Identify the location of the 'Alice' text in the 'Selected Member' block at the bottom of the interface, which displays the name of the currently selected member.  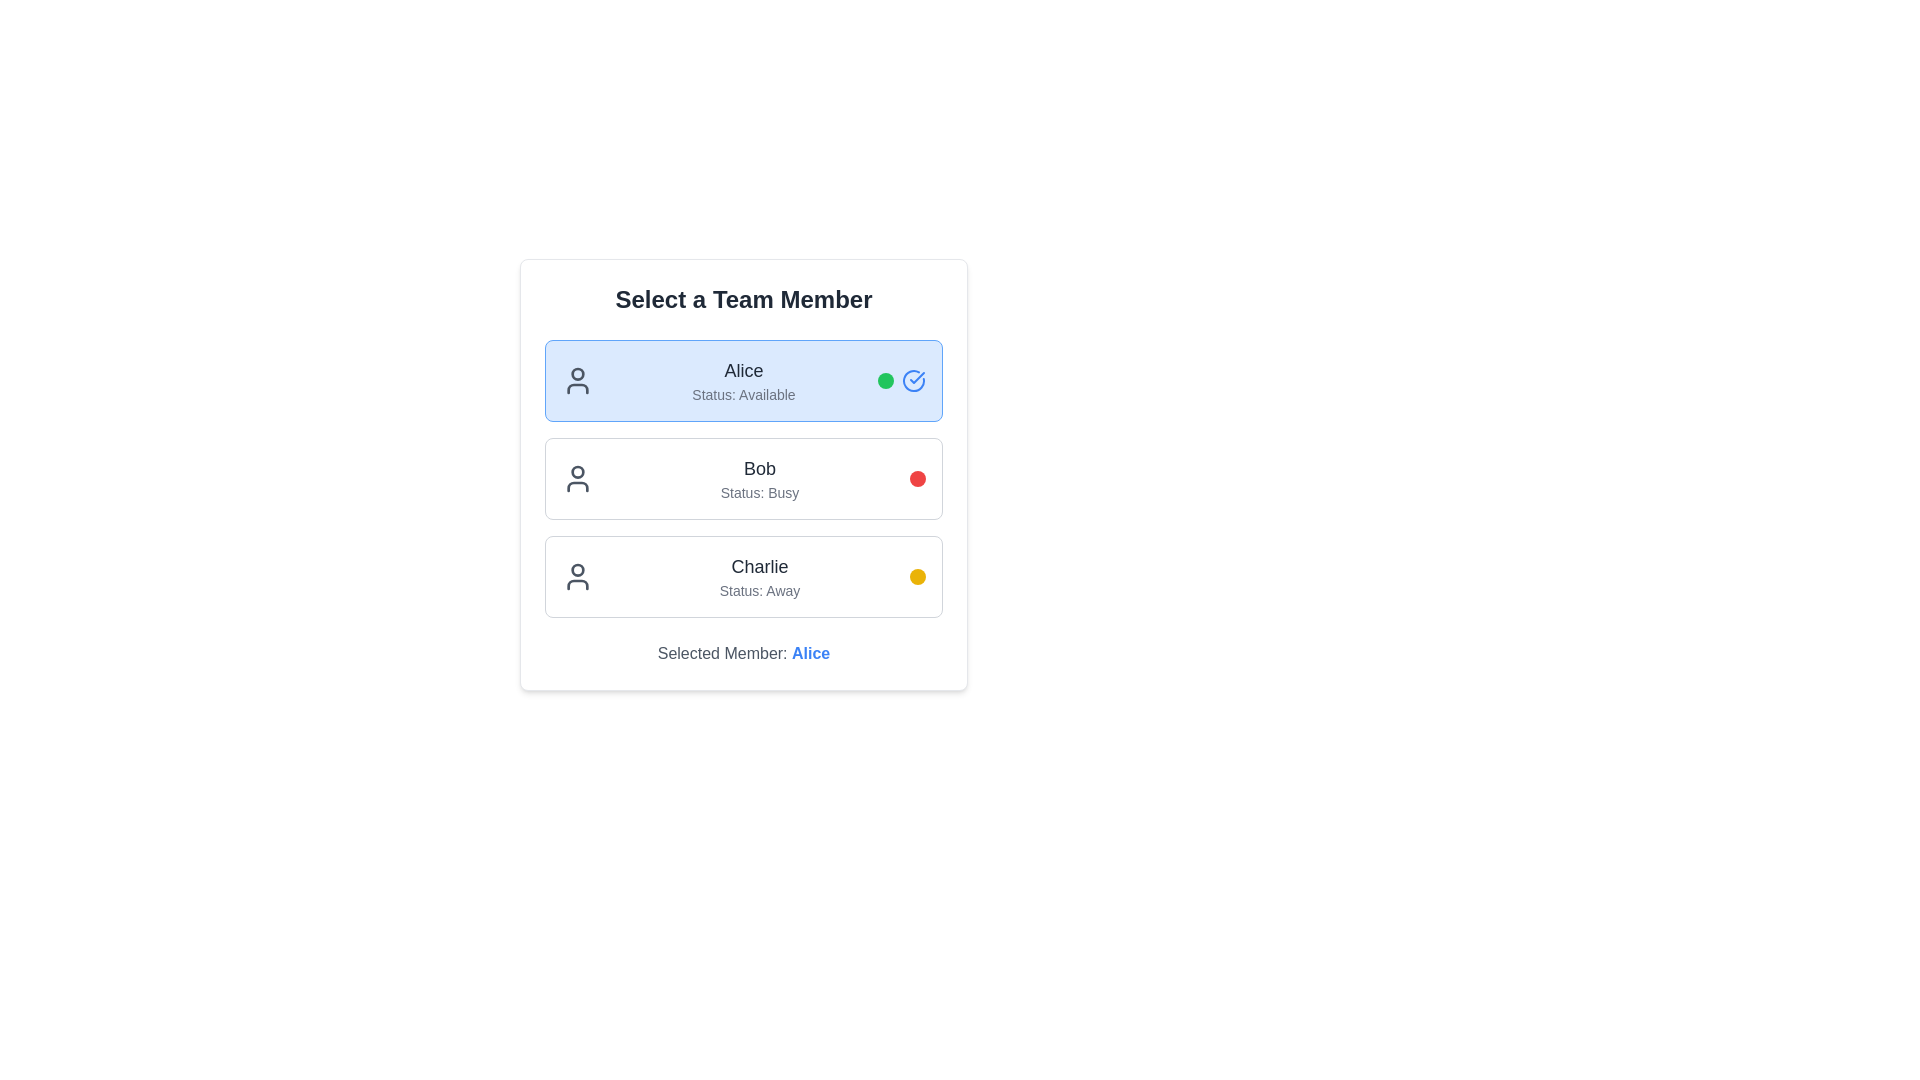
(811, 653).